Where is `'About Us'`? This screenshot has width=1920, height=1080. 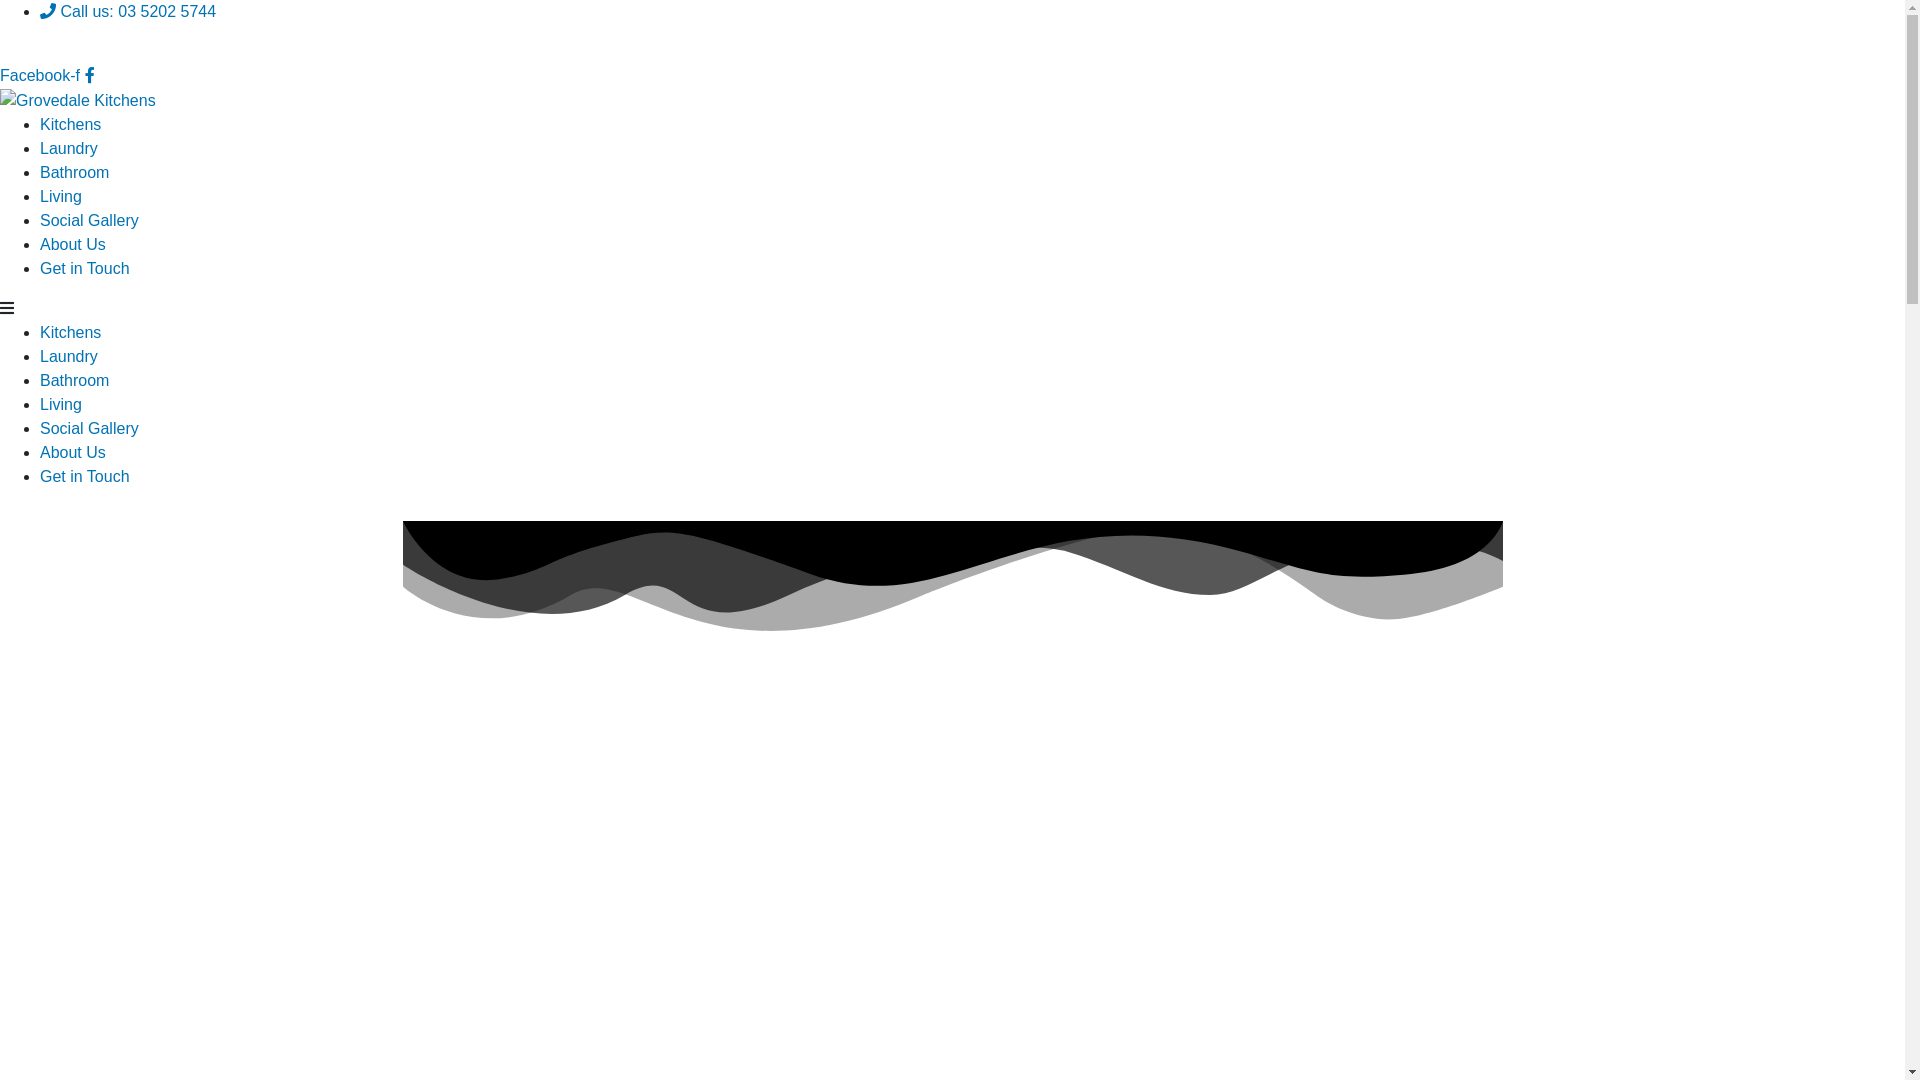
'About Us' is located at coordinates (72, 243).